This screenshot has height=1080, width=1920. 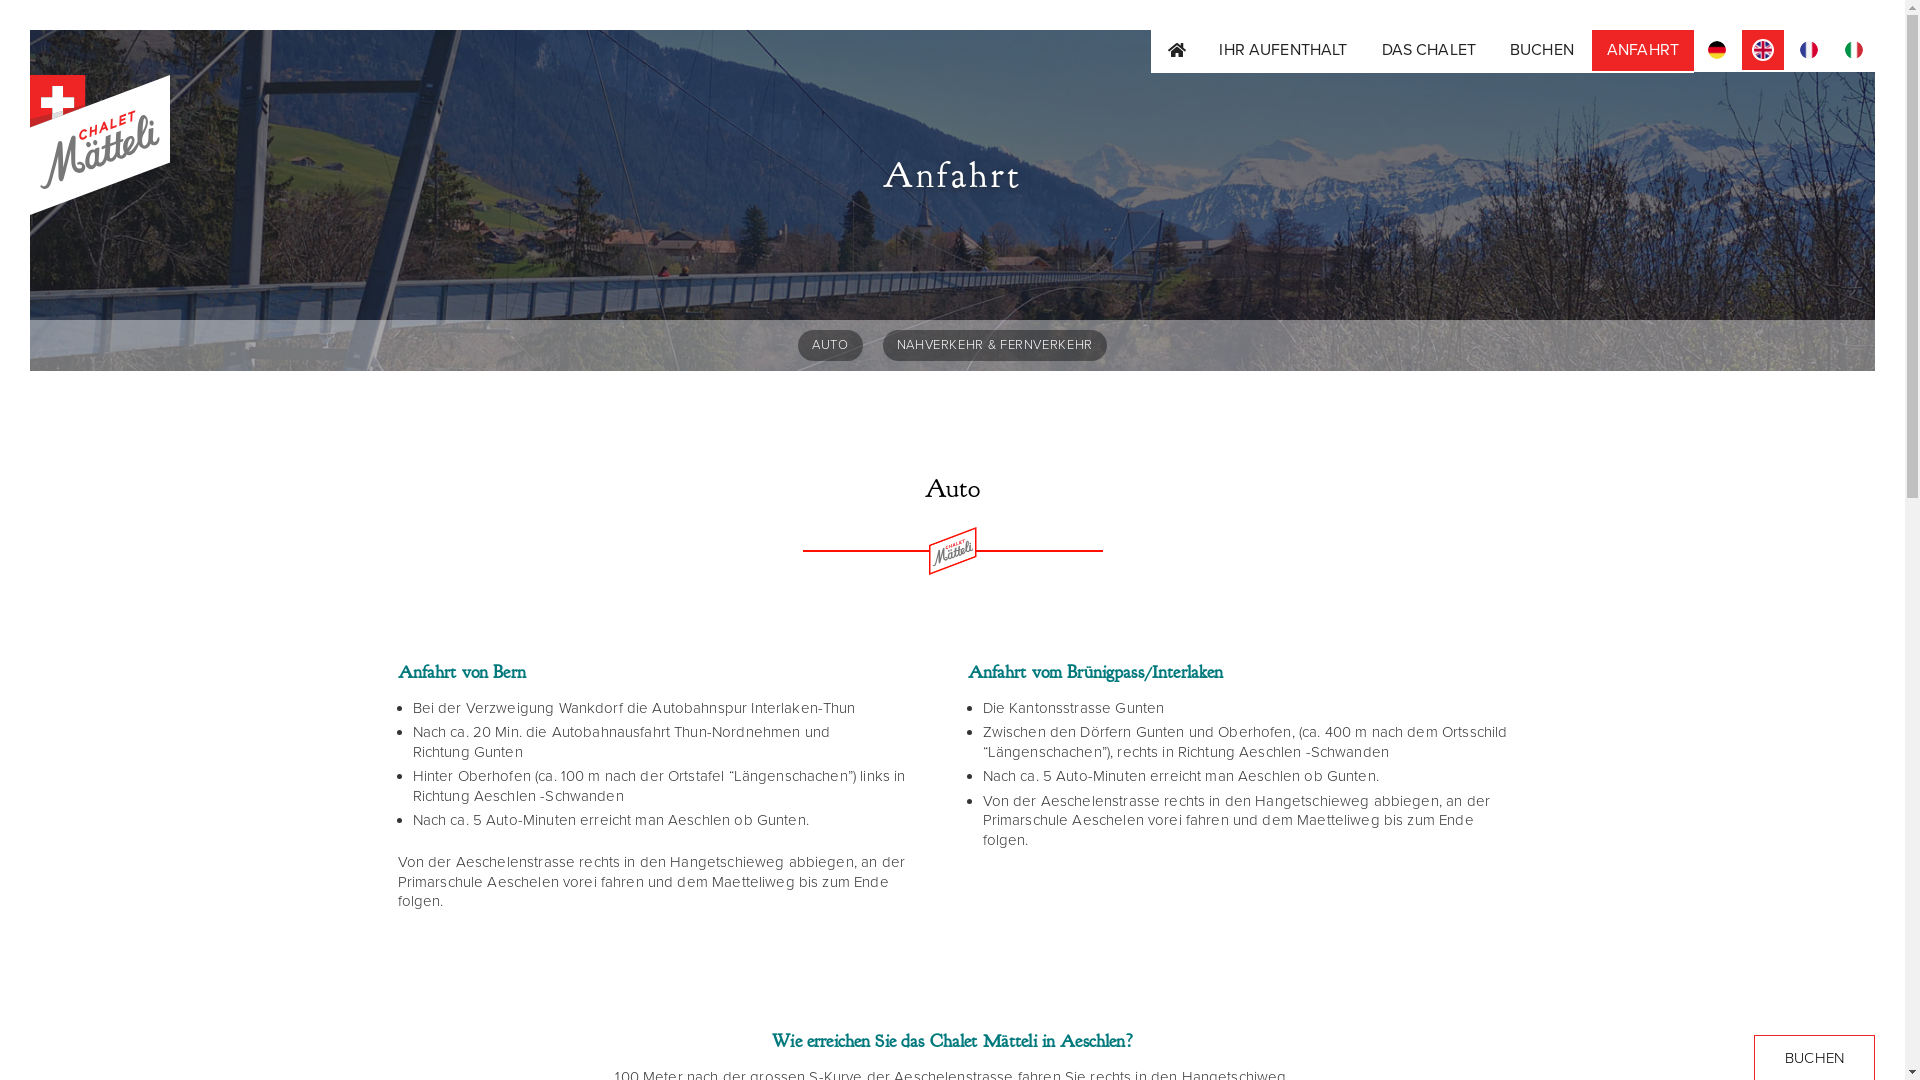 I want to click on 'ANFAHRT', so click(x=1589, y=50).